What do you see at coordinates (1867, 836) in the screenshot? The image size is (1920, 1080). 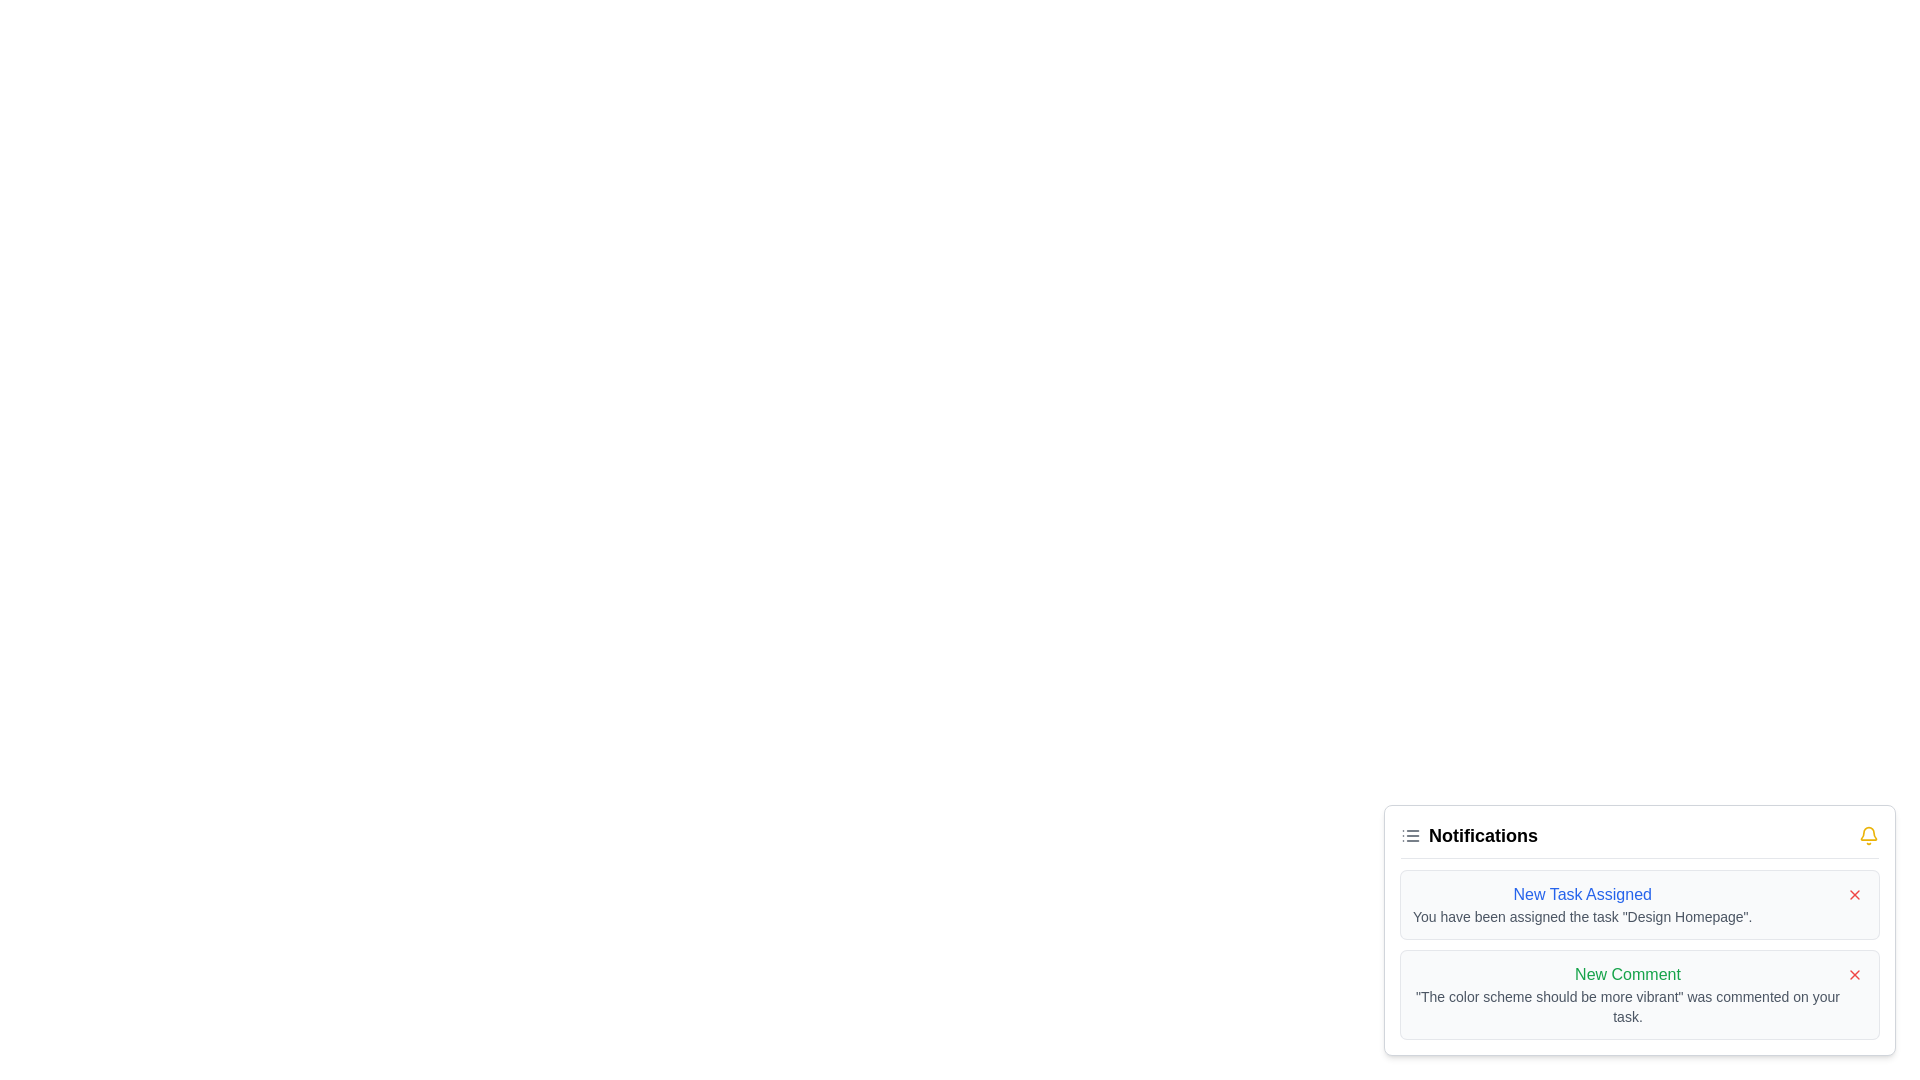 I see `the yellow bell-shaped icon located at the top right corner of the 'Notifications' section` at bounding box center [1867, 836].